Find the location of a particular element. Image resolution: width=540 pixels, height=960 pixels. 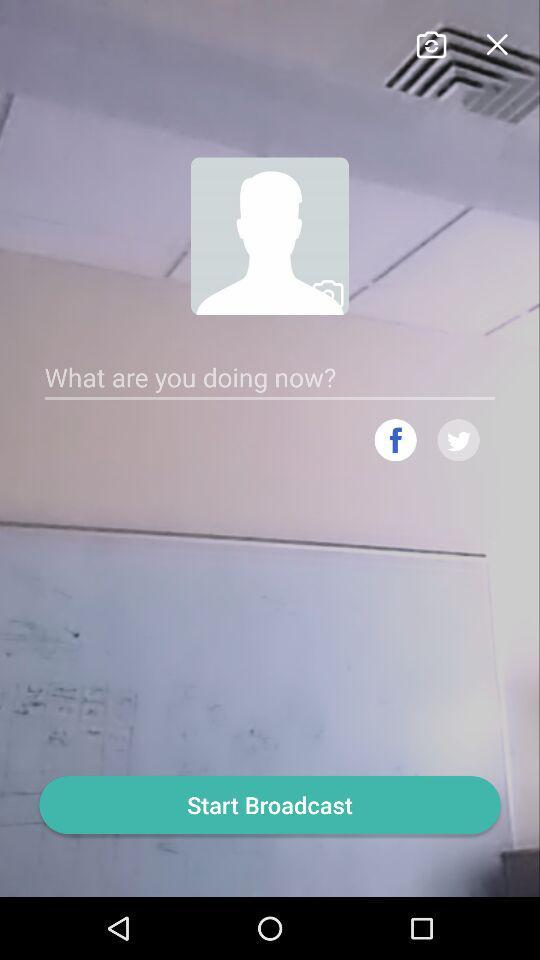

camera is located at coordinates (430, 41).